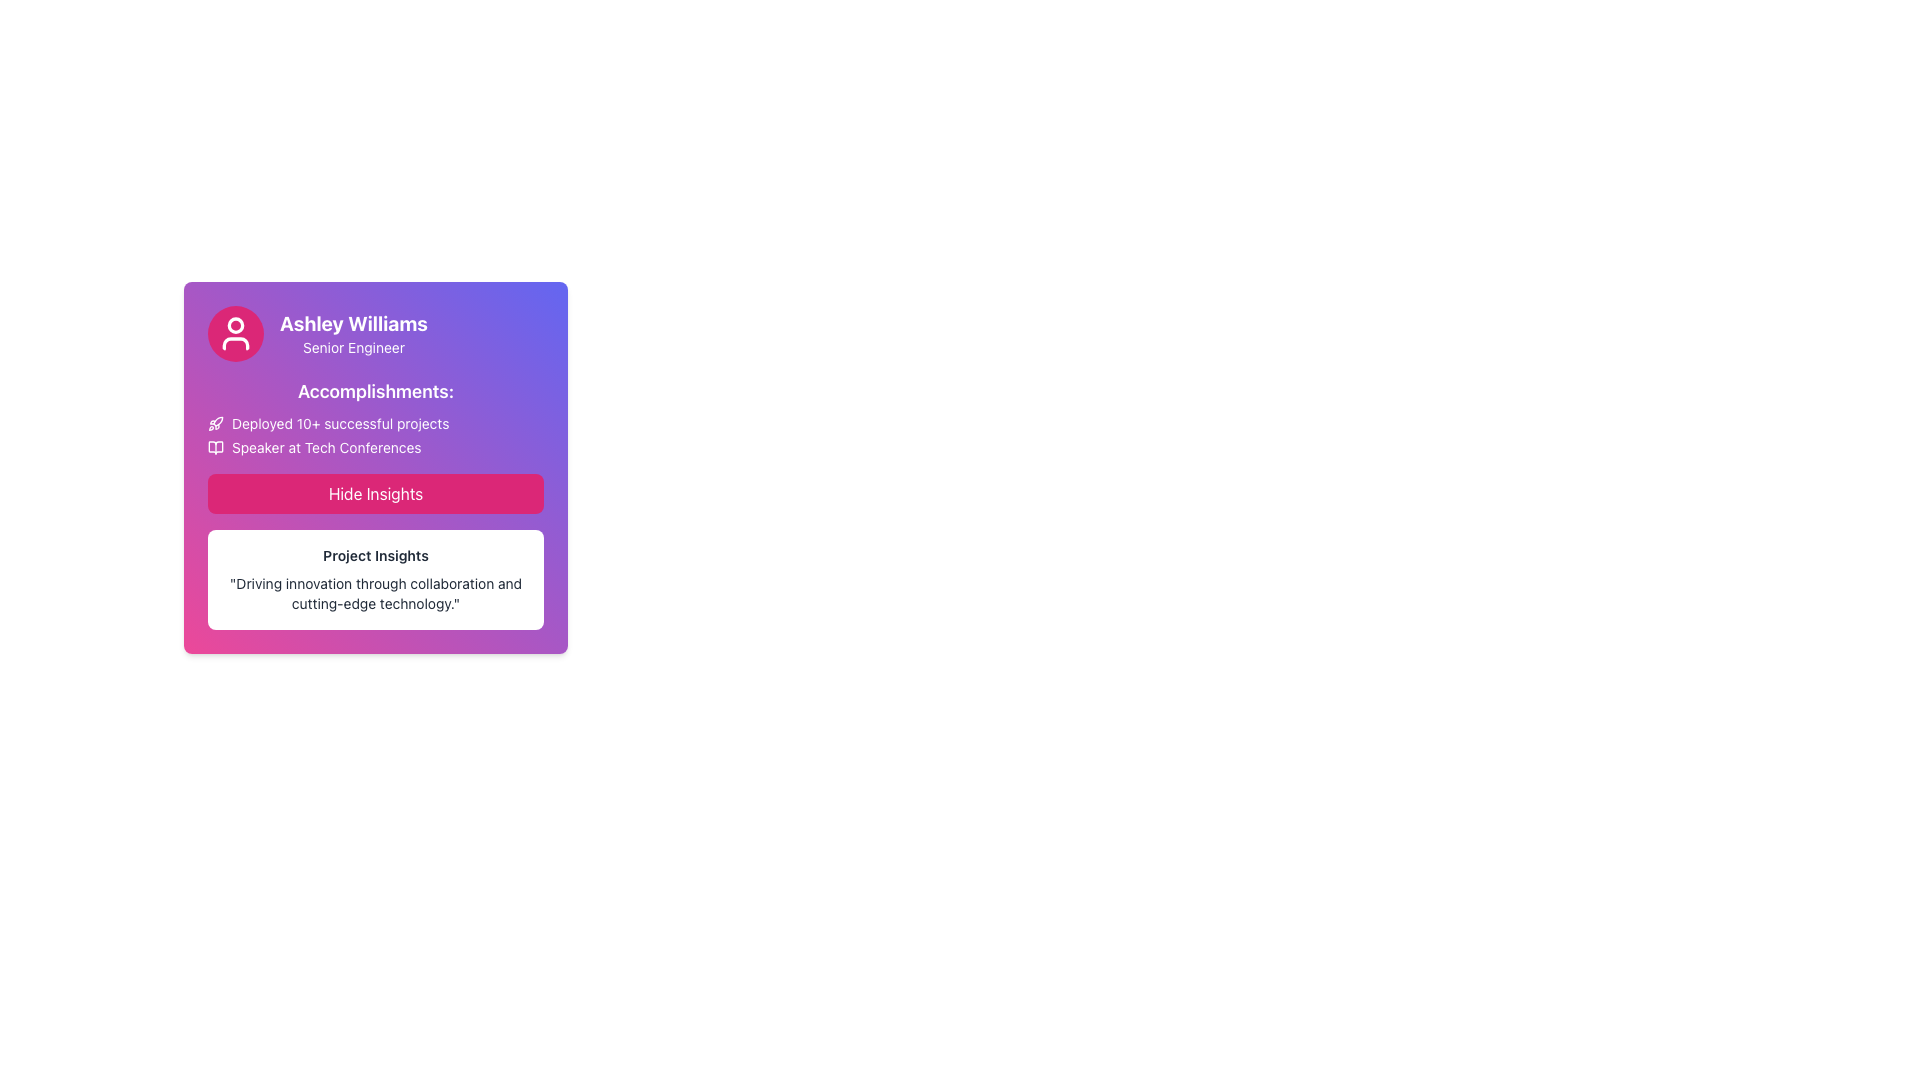  I want to click on the content display section that shows accomplishments for Ashley Williams, located below the name and title and above the 'Hide Insights' button, so click(375, 416).